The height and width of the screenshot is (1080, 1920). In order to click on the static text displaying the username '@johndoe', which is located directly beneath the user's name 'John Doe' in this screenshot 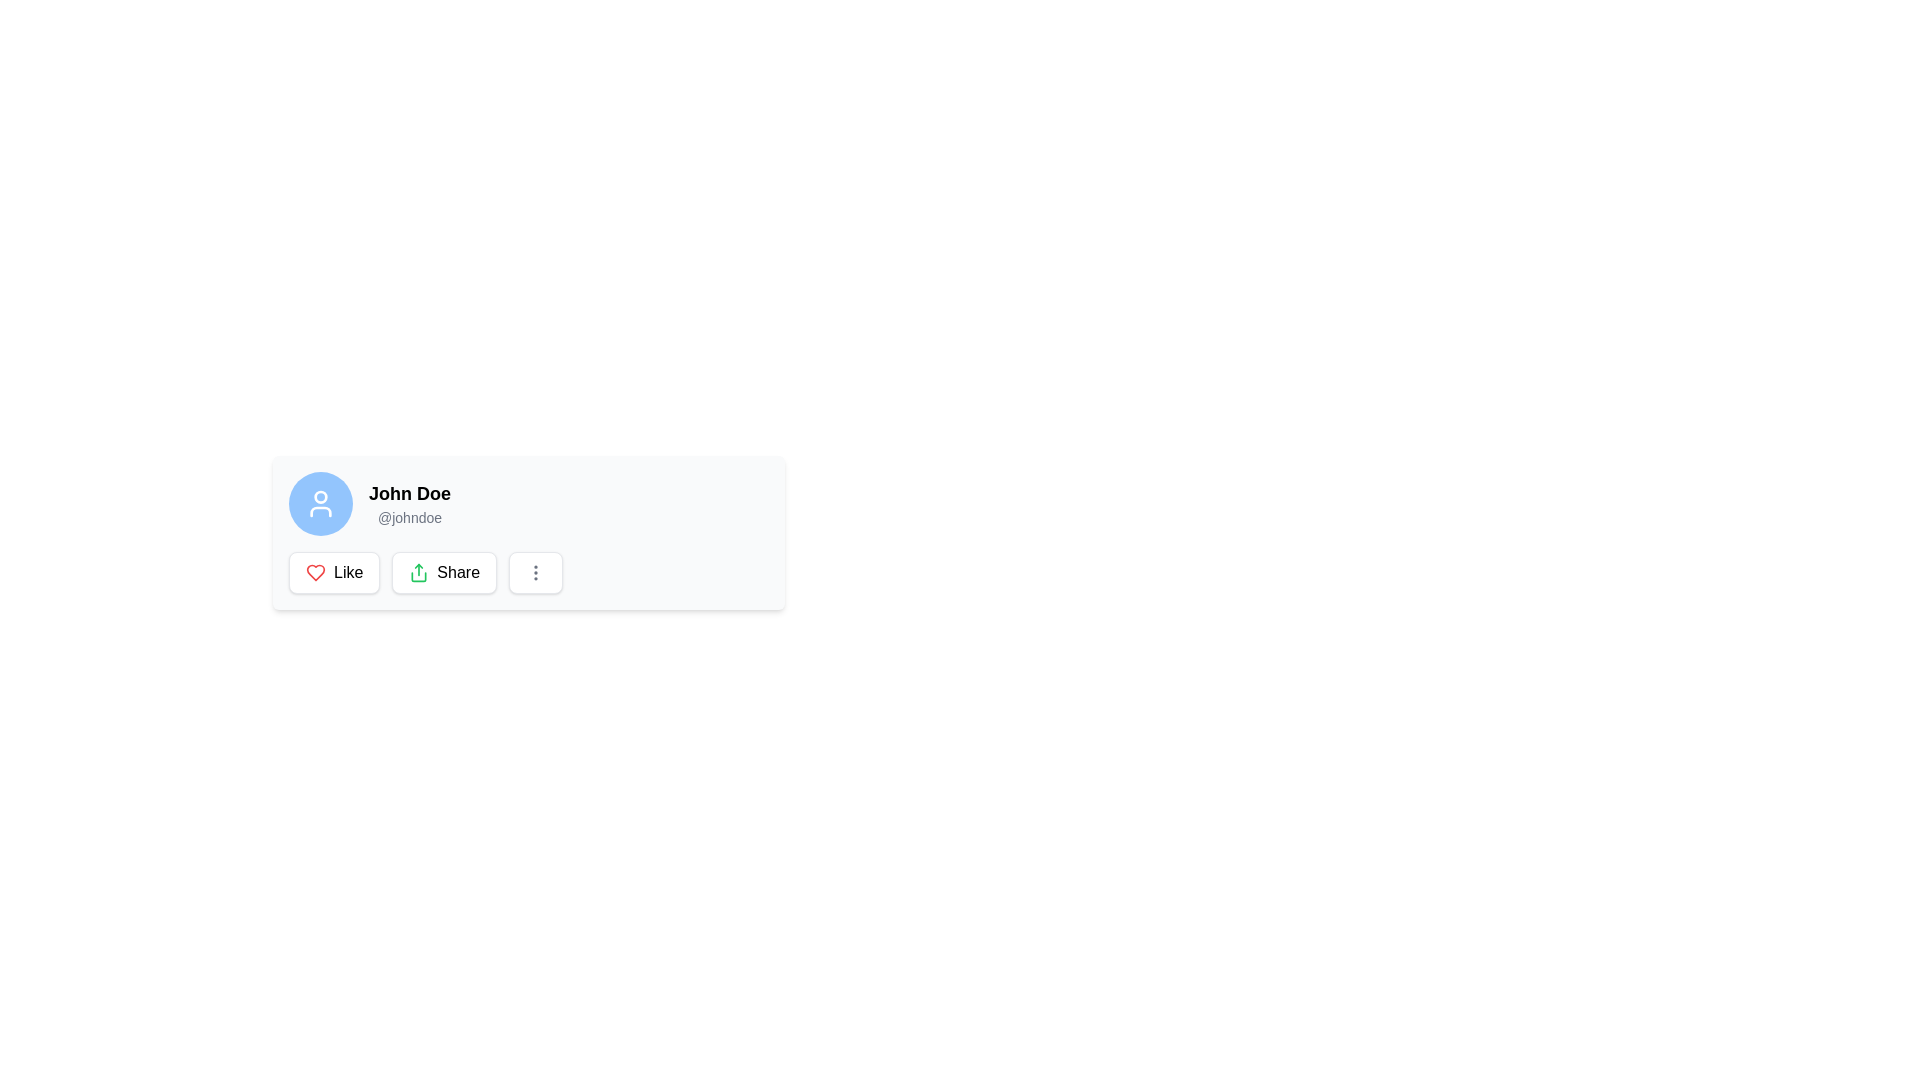, I will do `click(408, 516)`.